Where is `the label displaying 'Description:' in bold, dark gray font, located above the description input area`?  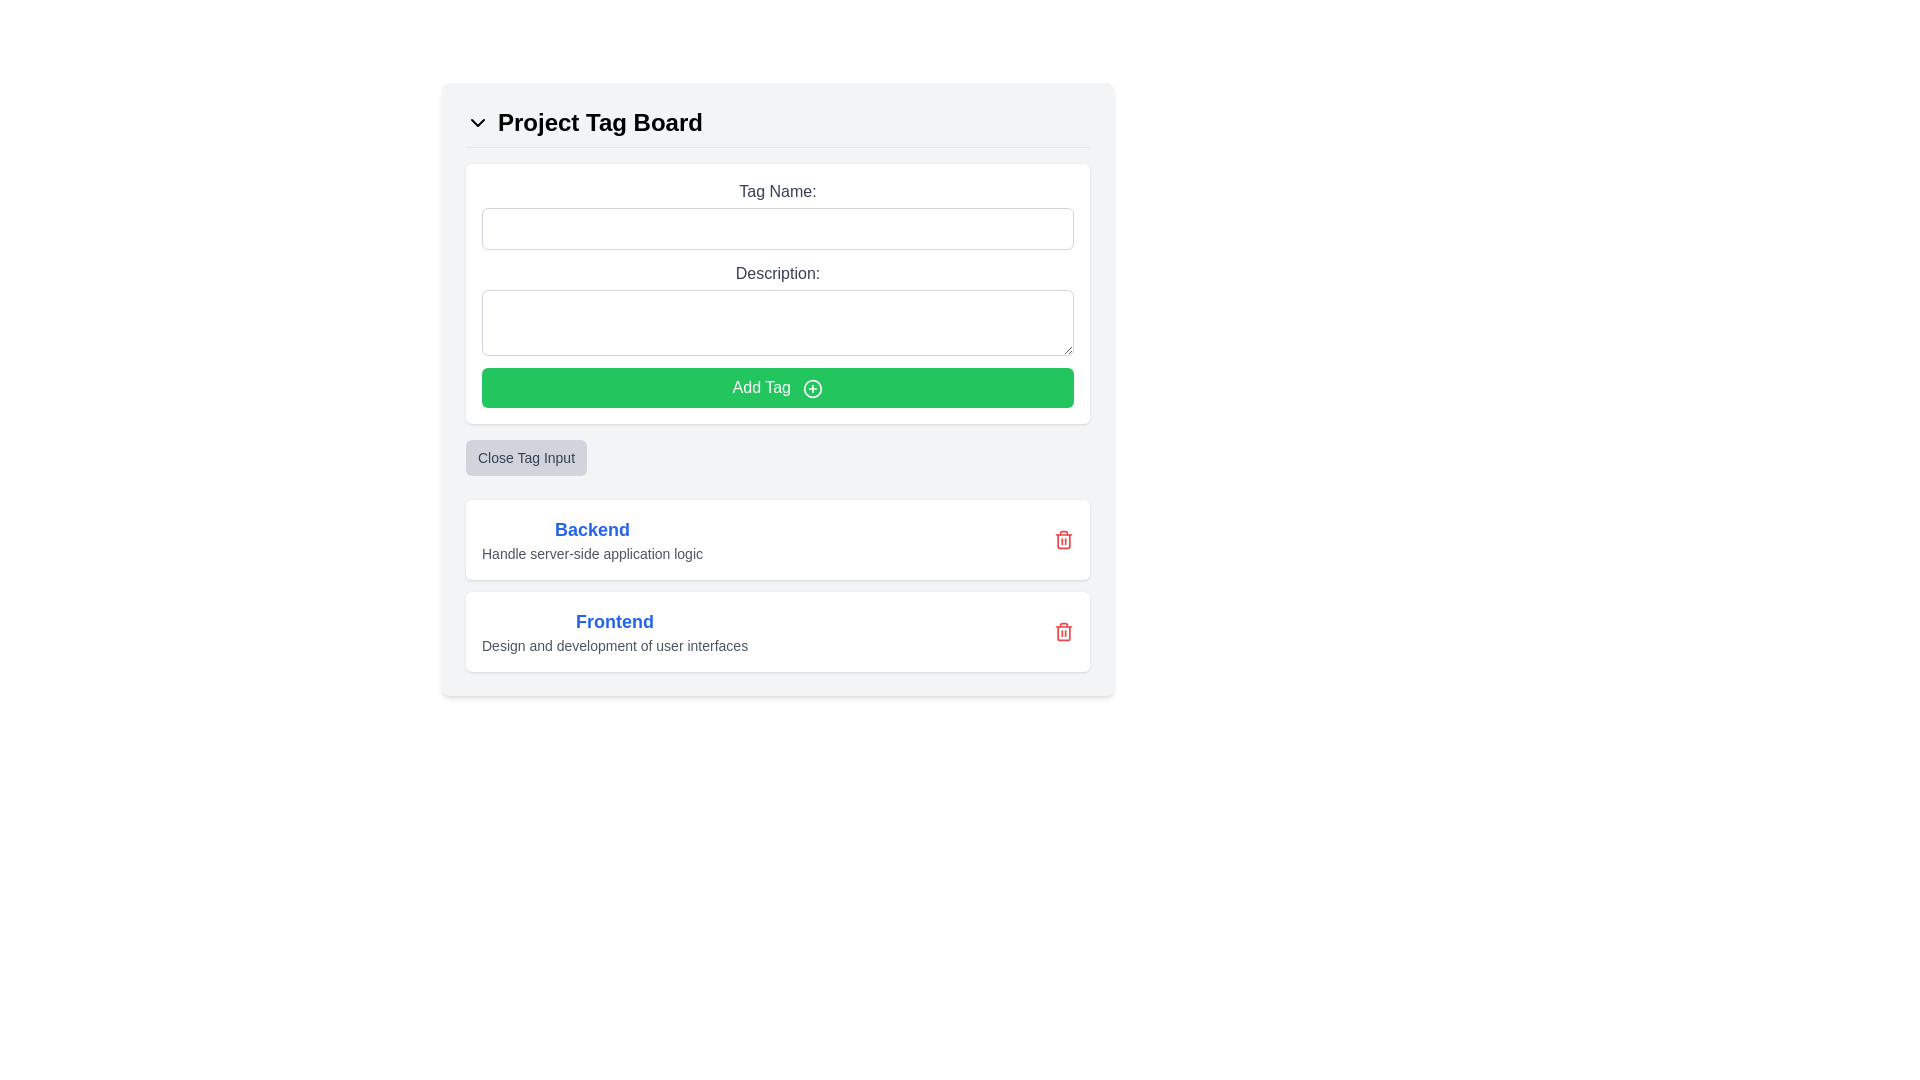 the label displaying 'Description:' in bold, dark gray font, located above the description input area is located at coordinates (776, 273).